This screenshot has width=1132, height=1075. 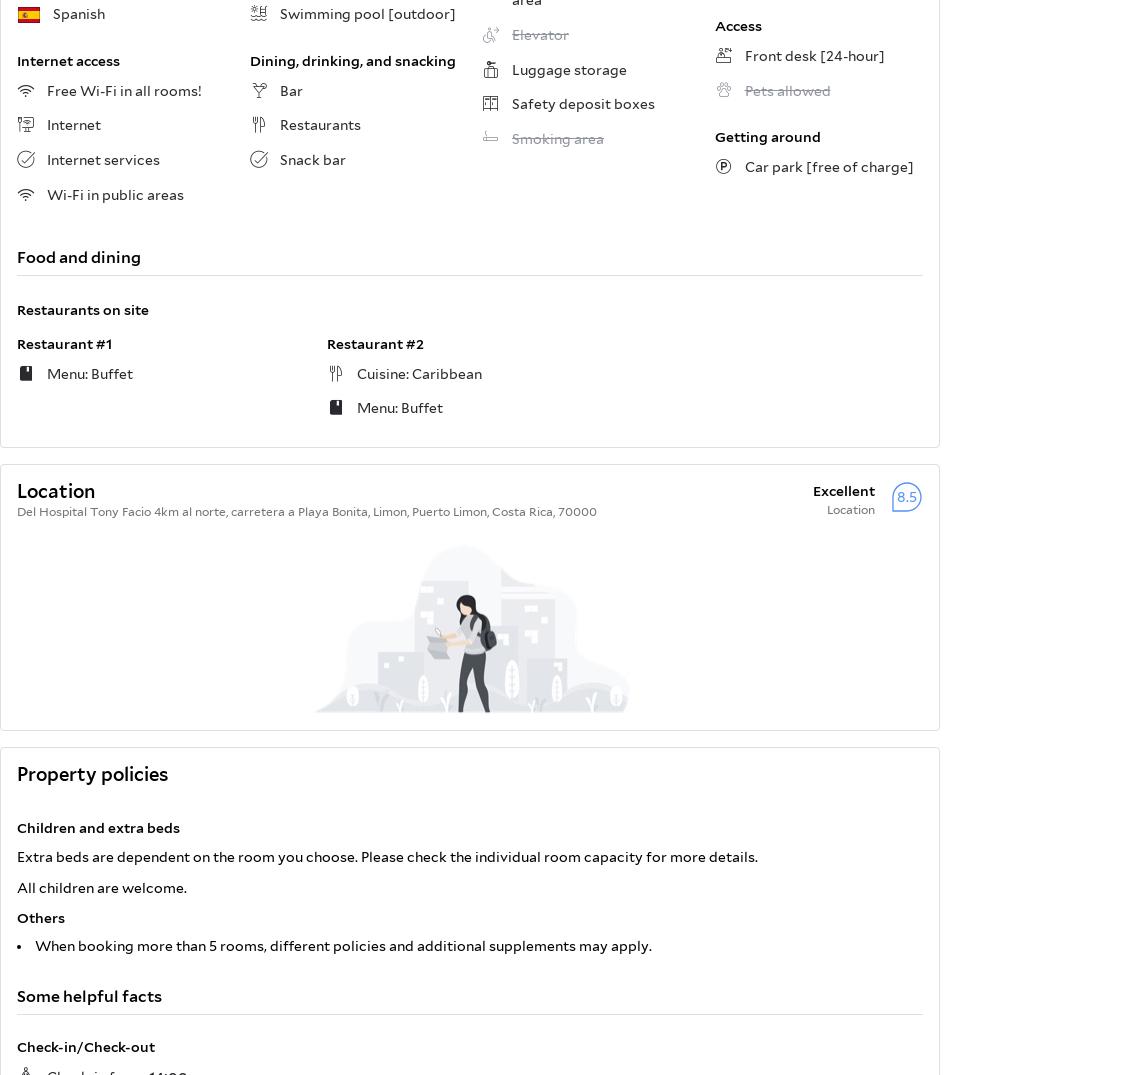 I want to click on 'Swimming pool [outdoor]', so click(x=366, y=12).